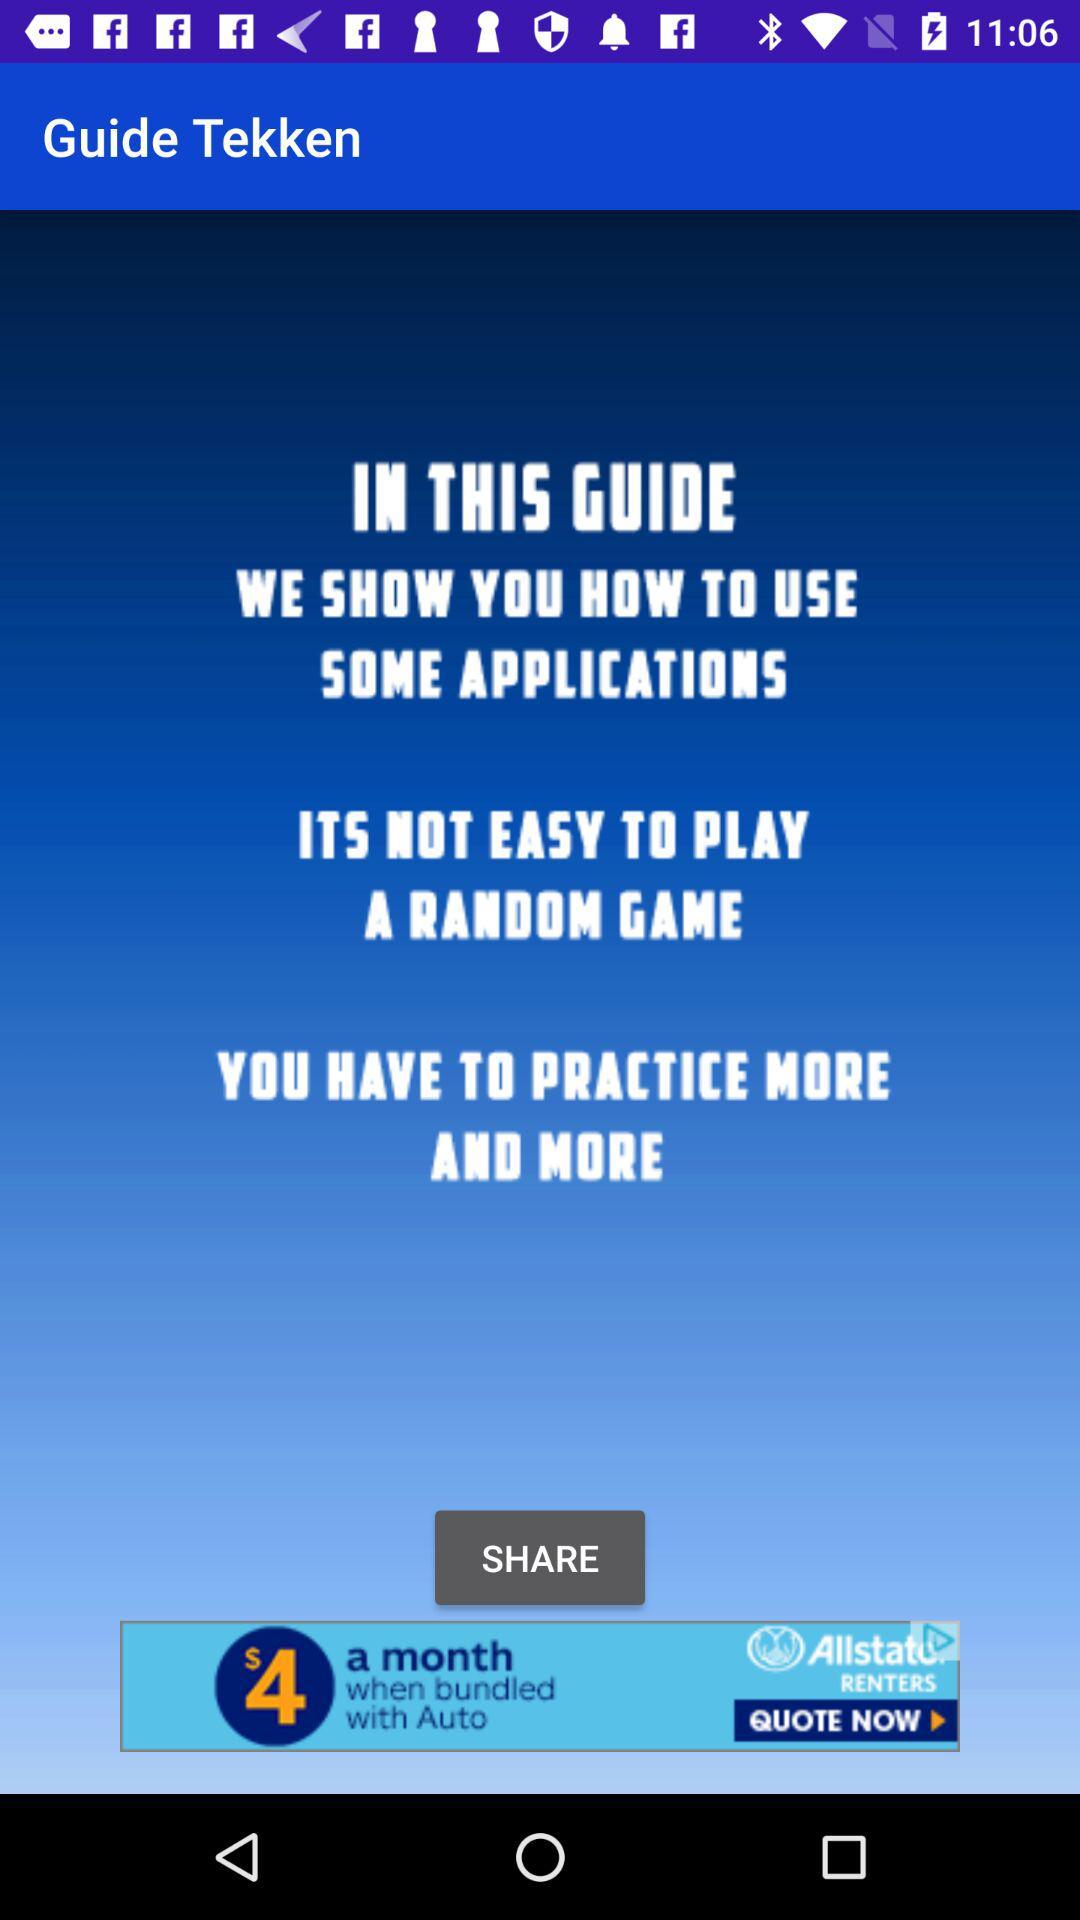 The height and width of the screenshot is (1920, 1080). Describe the element at coordinates (540, 1685) in the screenshot. I see `connect to advertisement` at that location.